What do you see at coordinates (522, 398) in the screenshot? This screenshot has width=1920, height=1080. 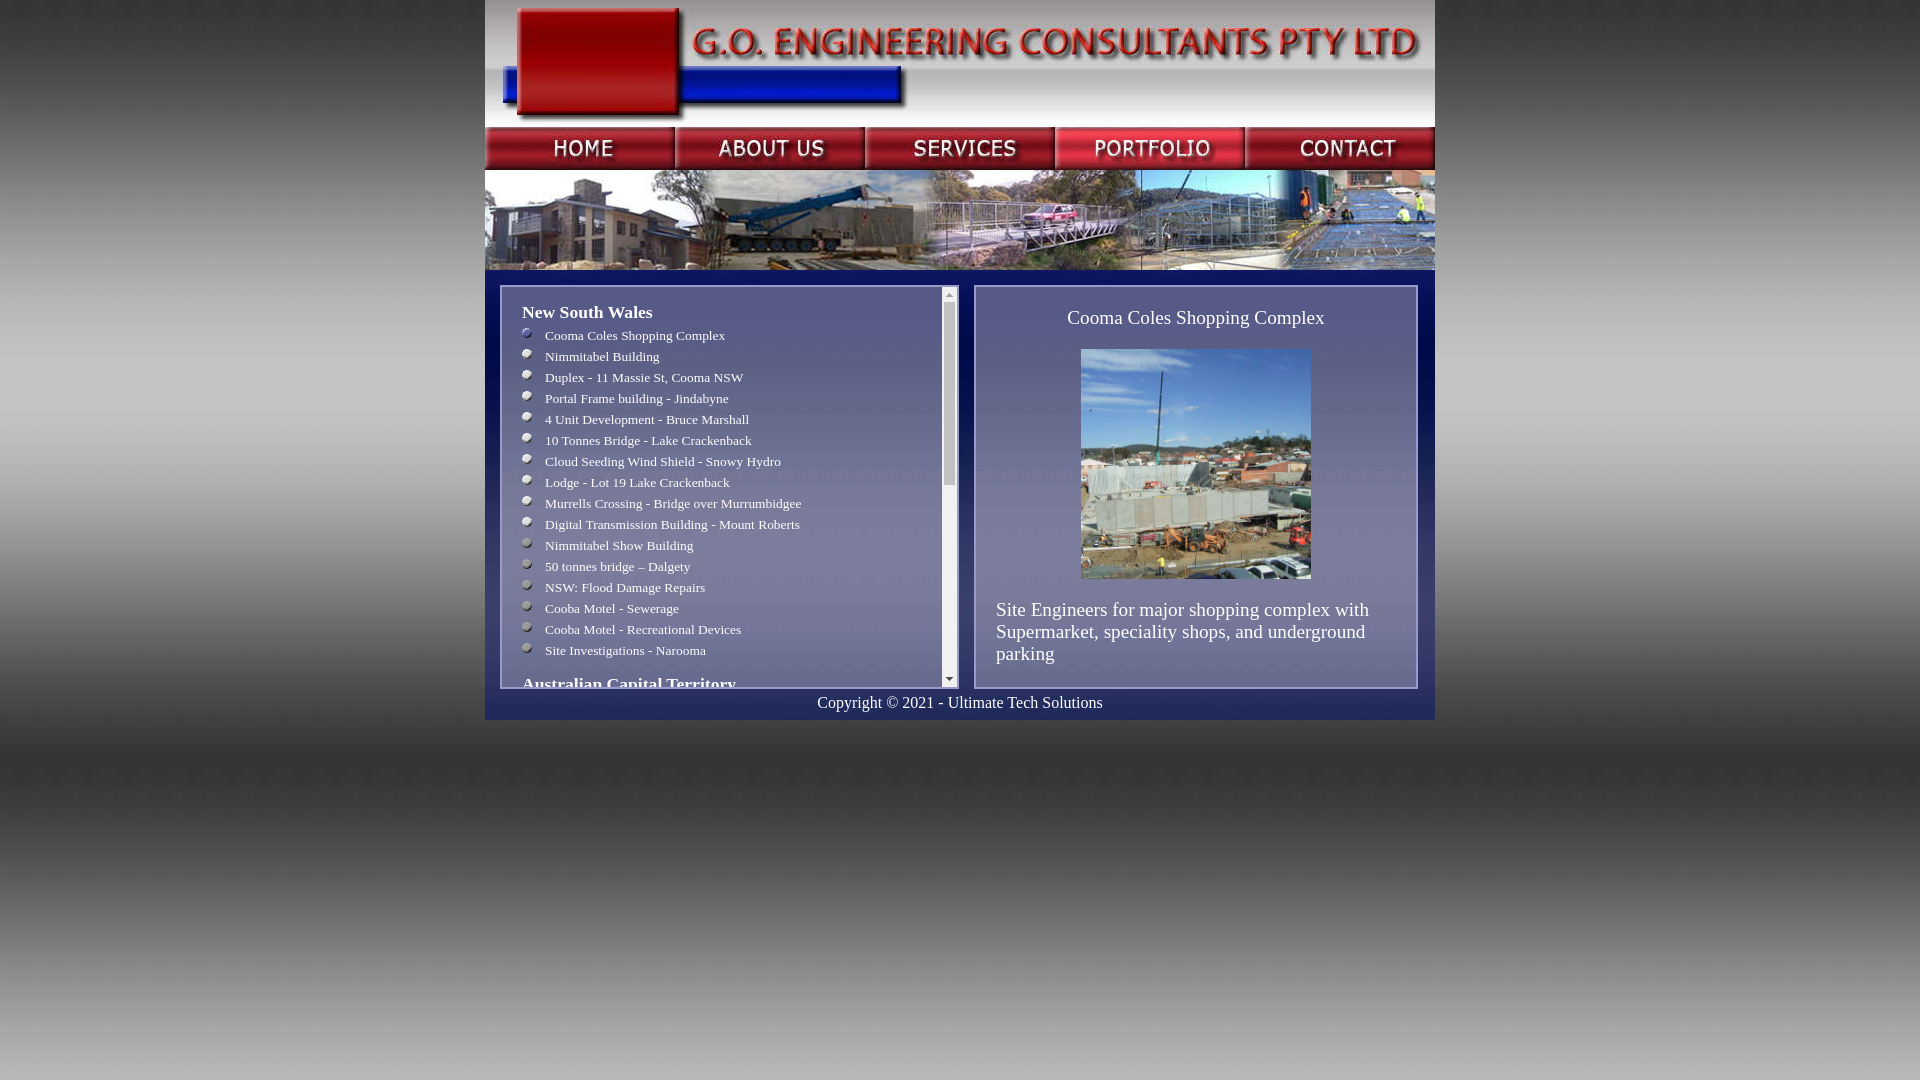 I see `'Portal Frame building - Jindabyne'` at bounding box center [522, 398].